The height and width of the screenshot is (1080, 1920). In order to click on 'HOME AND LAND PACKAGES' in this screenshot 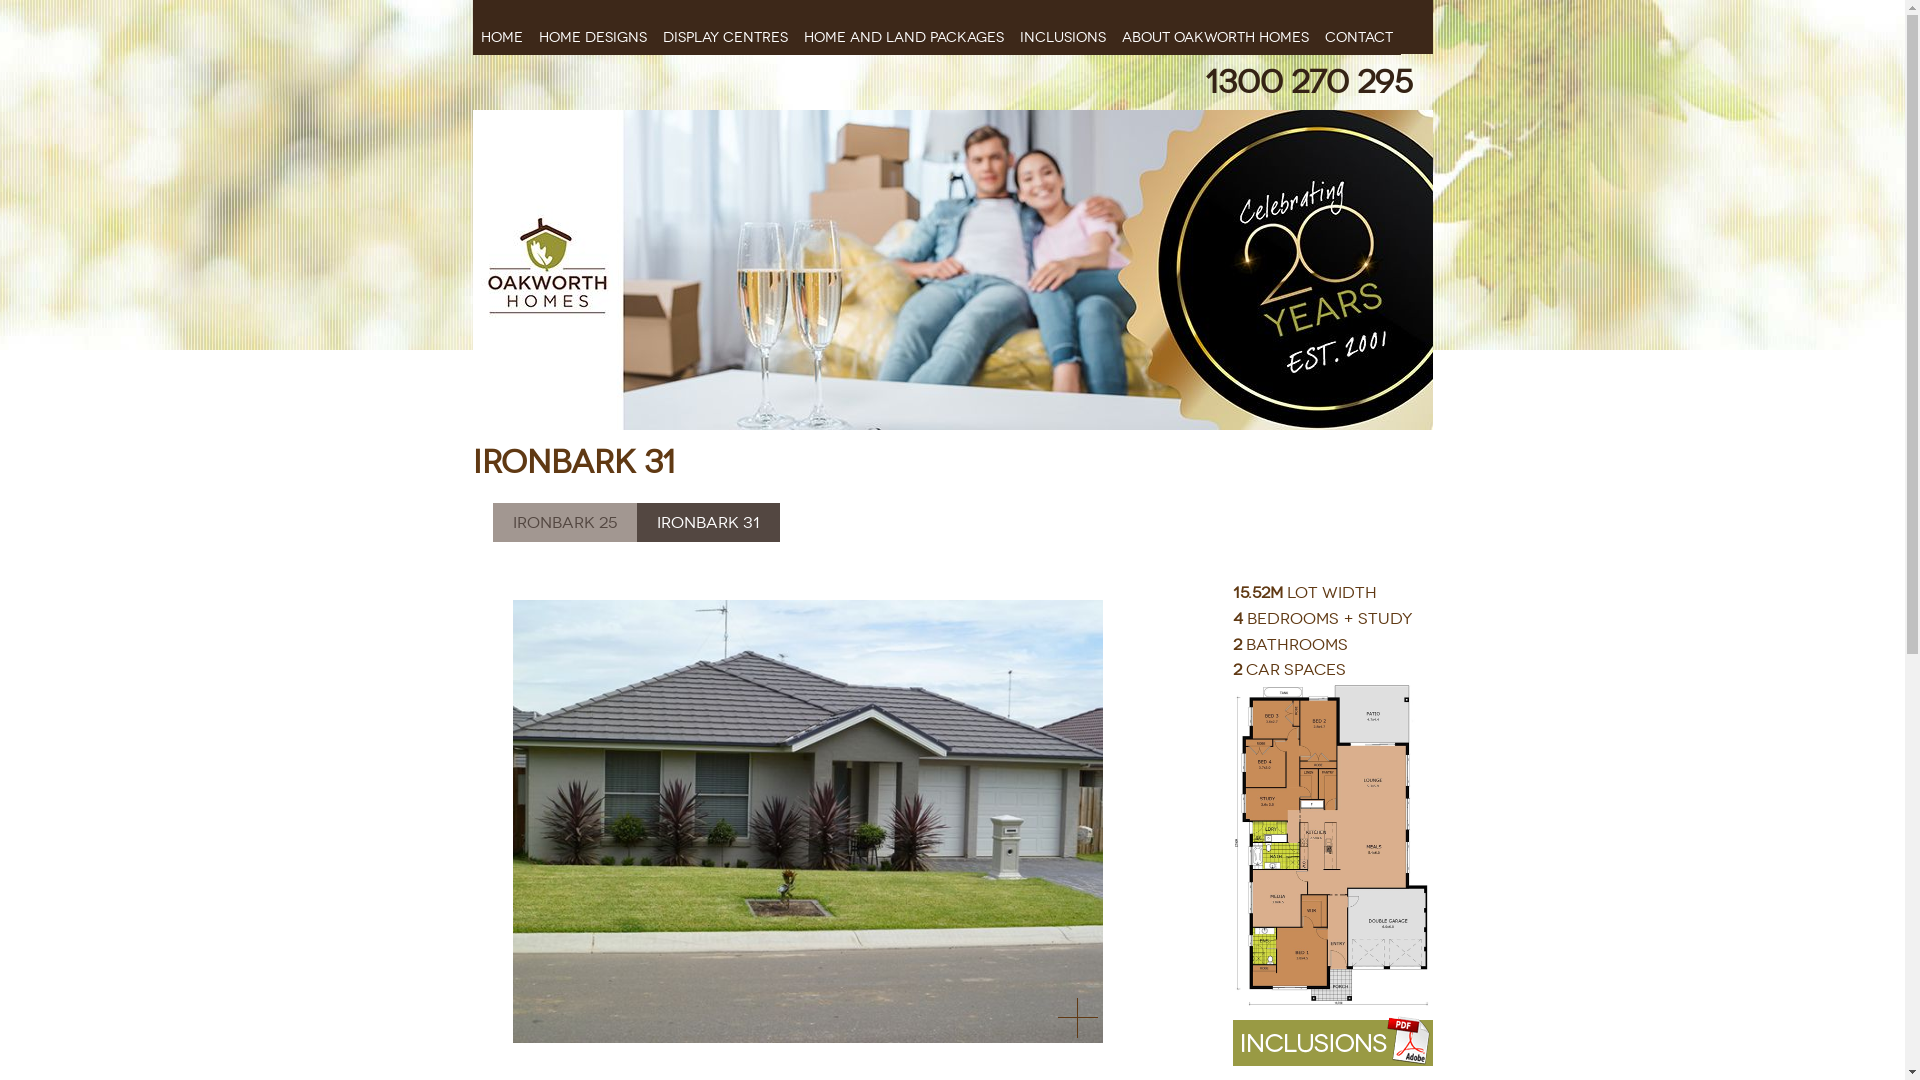, I will do `click(902, 27)`.